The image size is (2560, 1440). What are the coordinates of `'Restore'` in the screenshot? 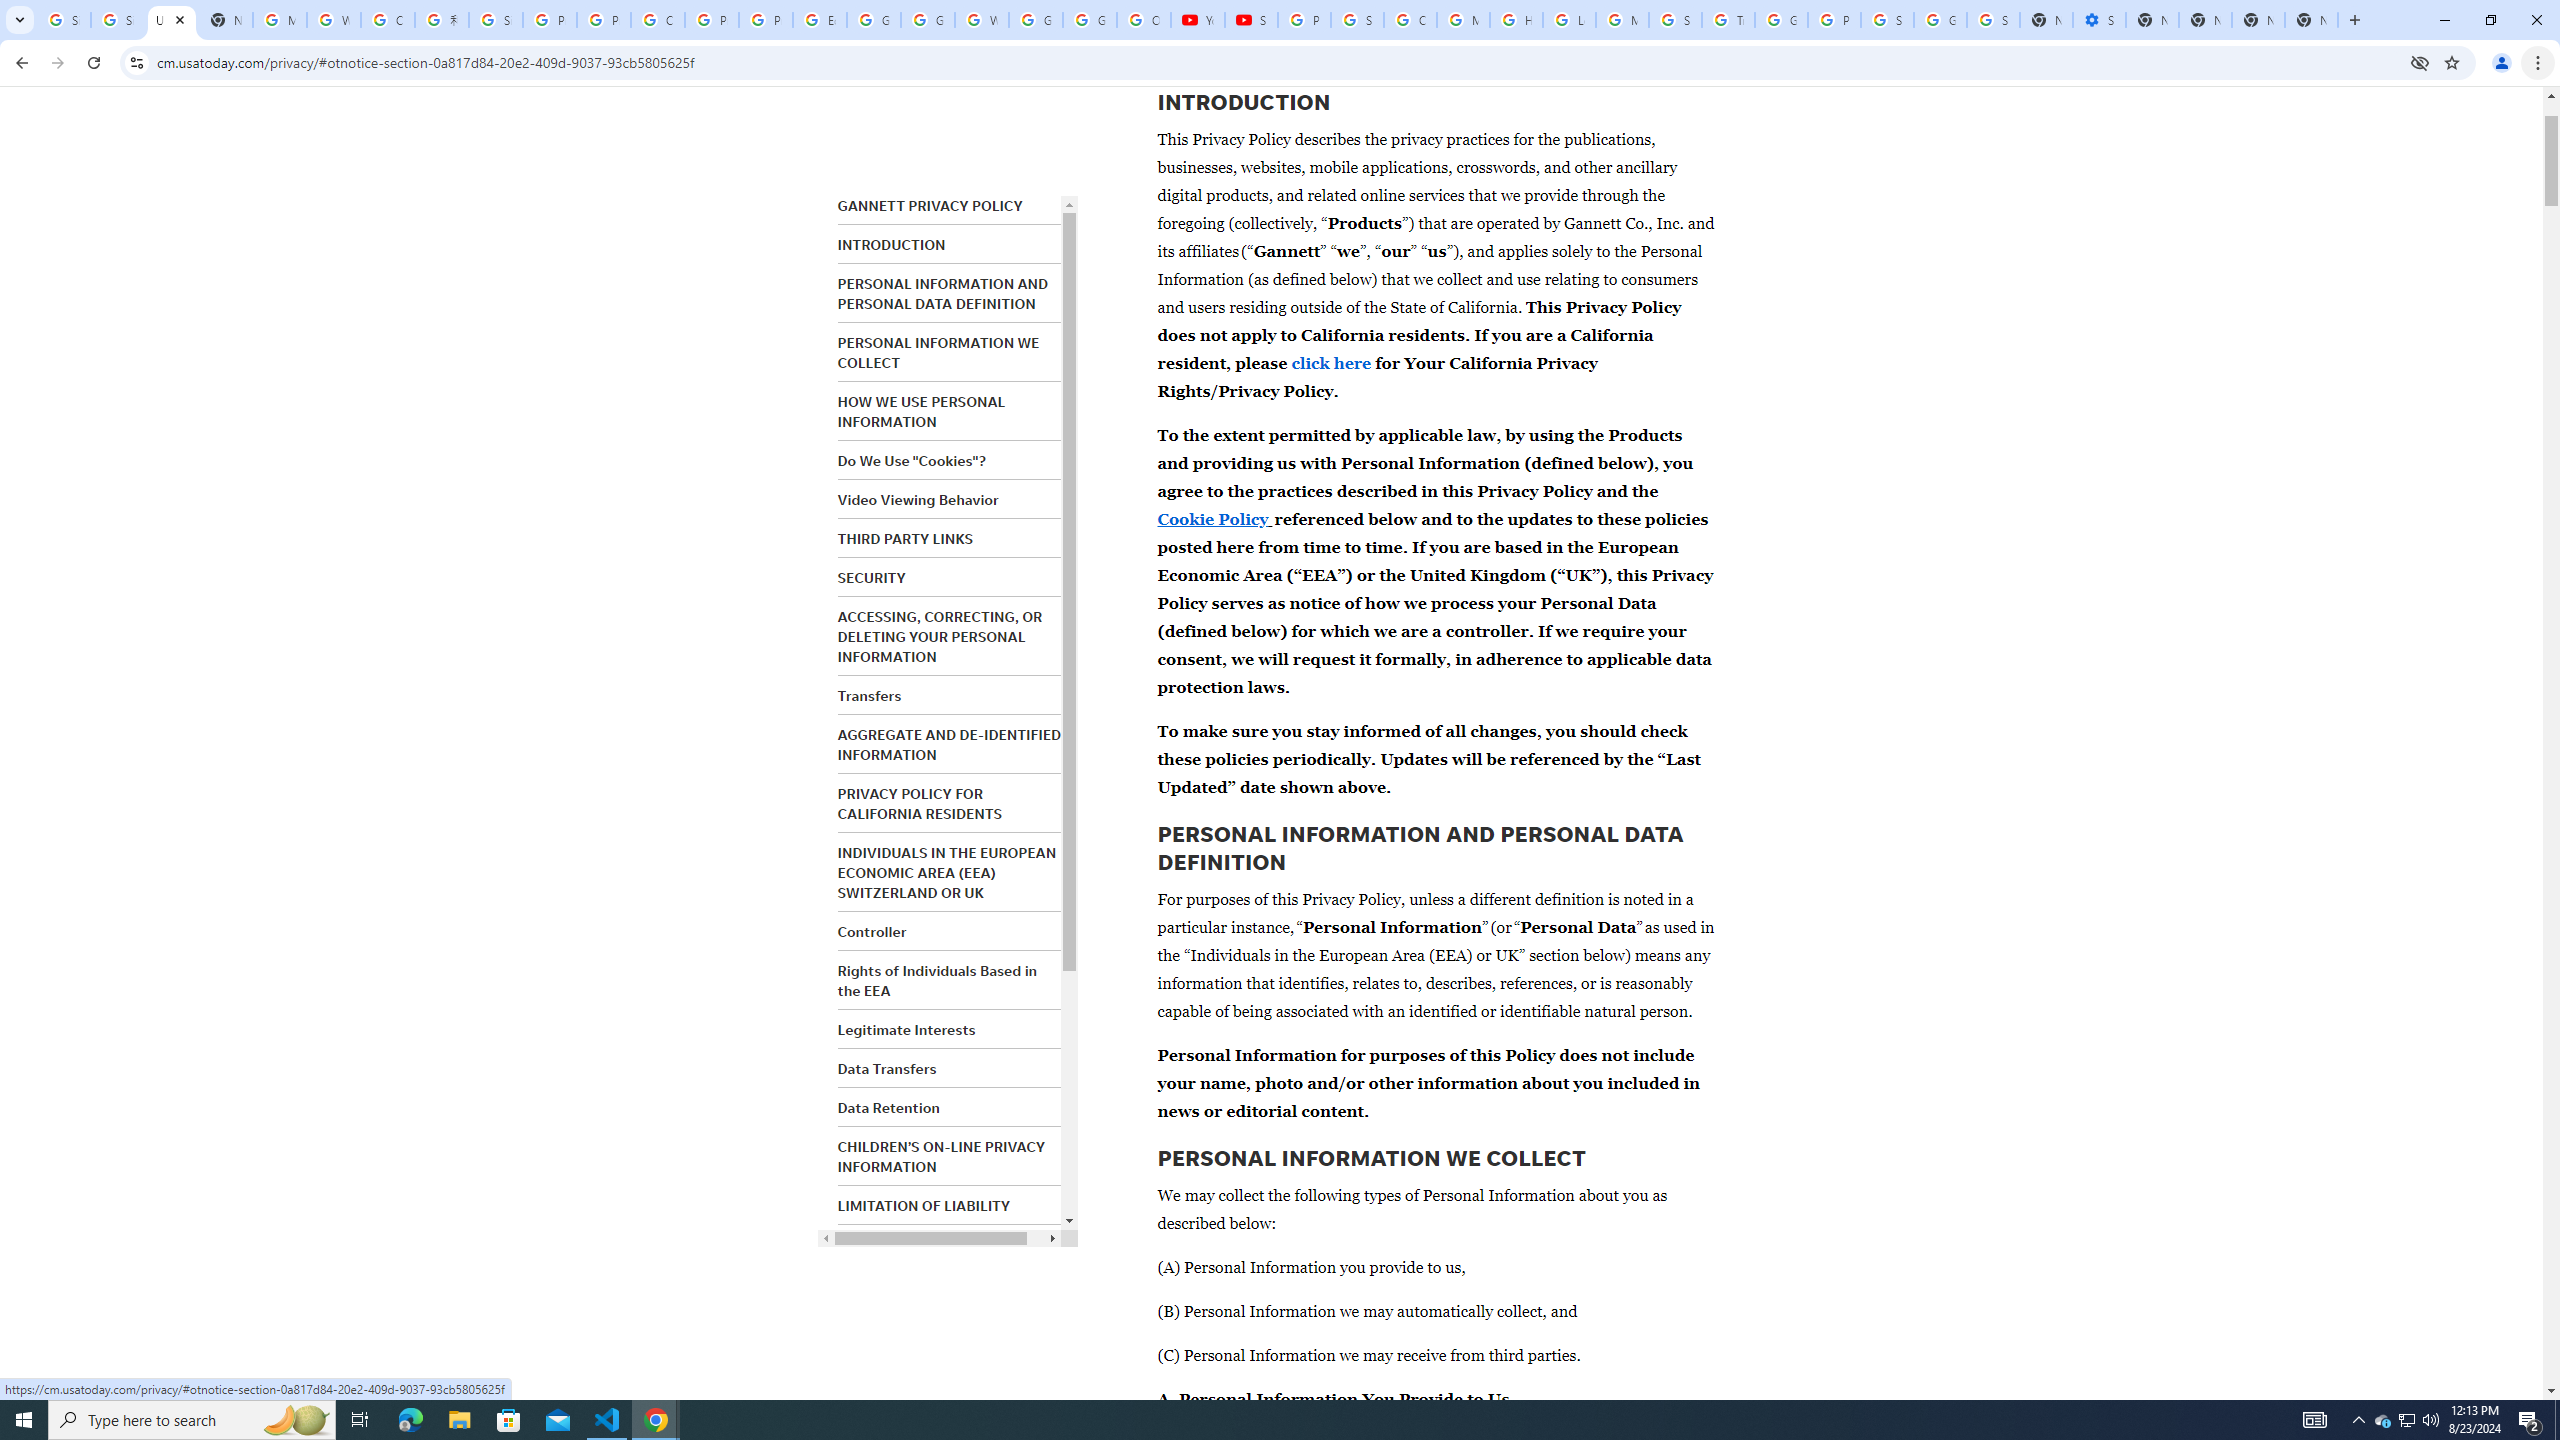 It's located at (2490, 19).